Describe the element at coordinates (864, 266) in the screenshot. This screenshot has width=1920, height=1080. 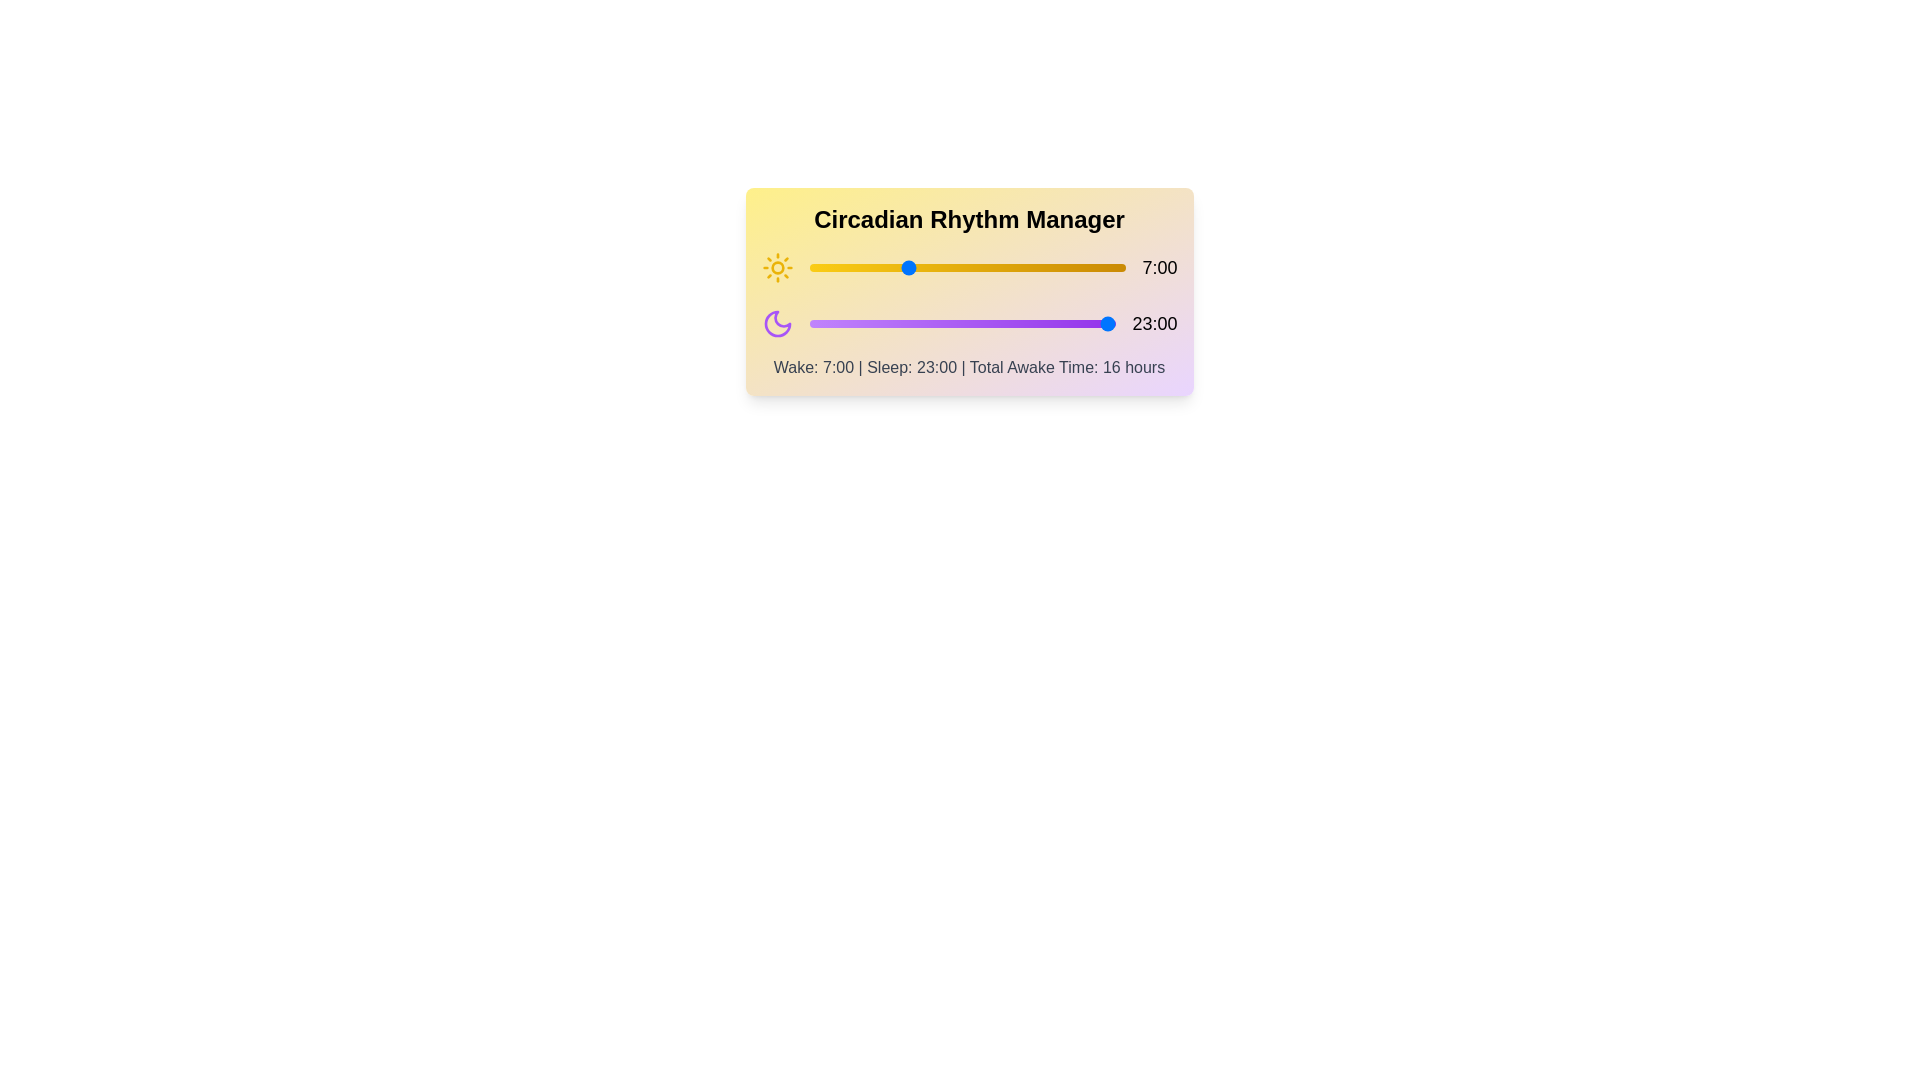
I see `the wake hour to 4 by moving the slider` at that location.